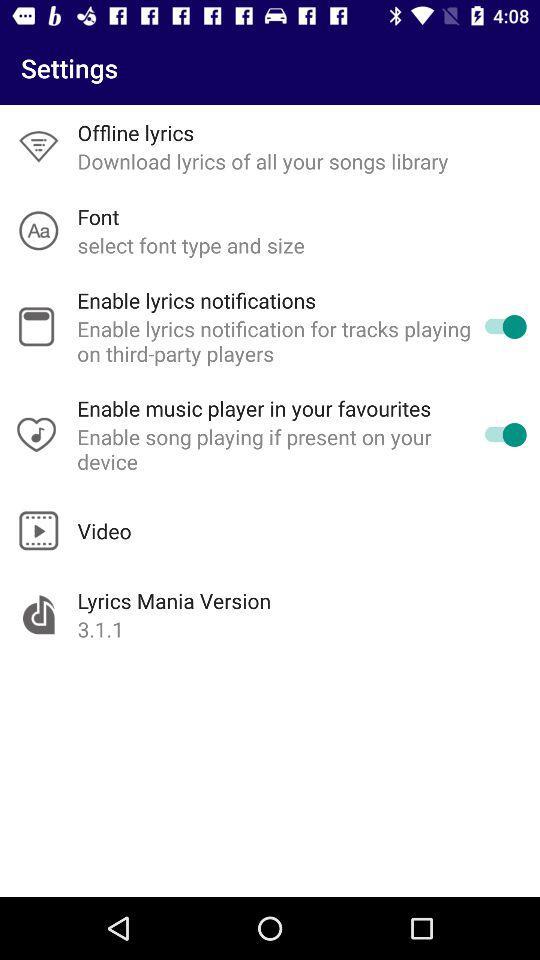 The height and width of the screenshot is (960, 540). Describe the element at coordinates (254, 407) in the screenshot. I see `the enable music player item` at that location.